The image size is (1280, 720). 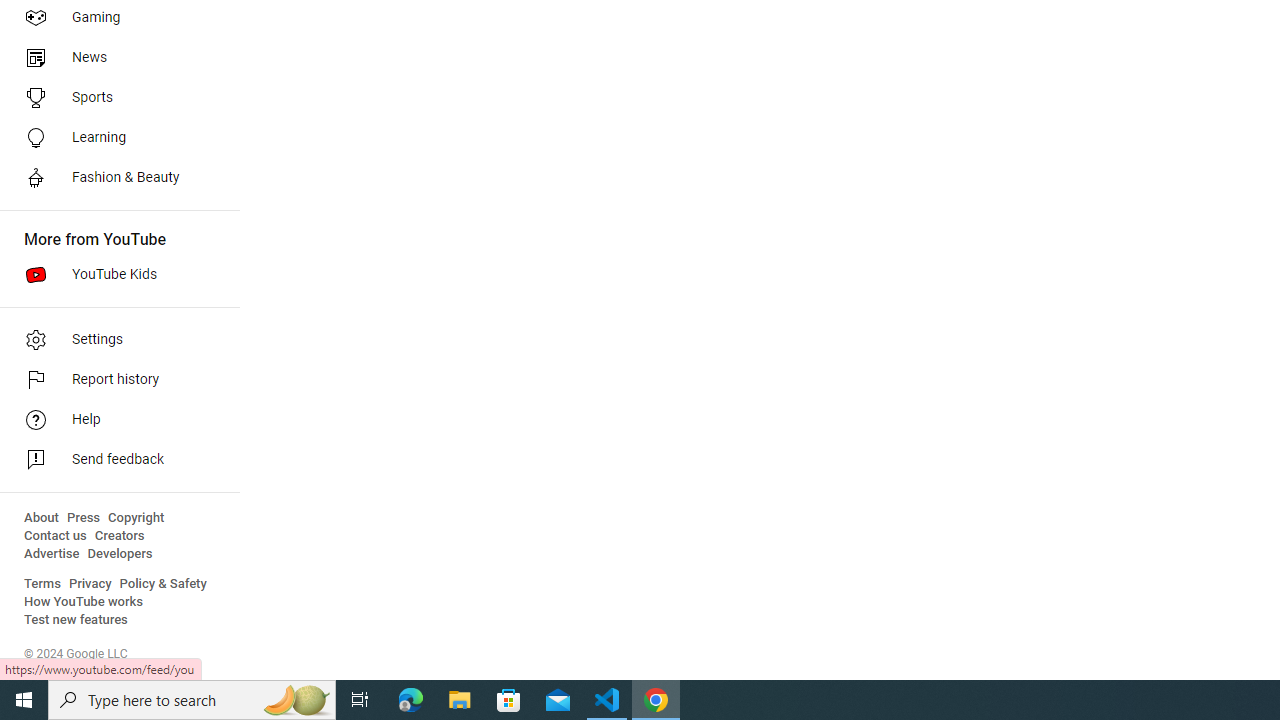 I want to click on 'Send feedback', so click(x=112, y=460).